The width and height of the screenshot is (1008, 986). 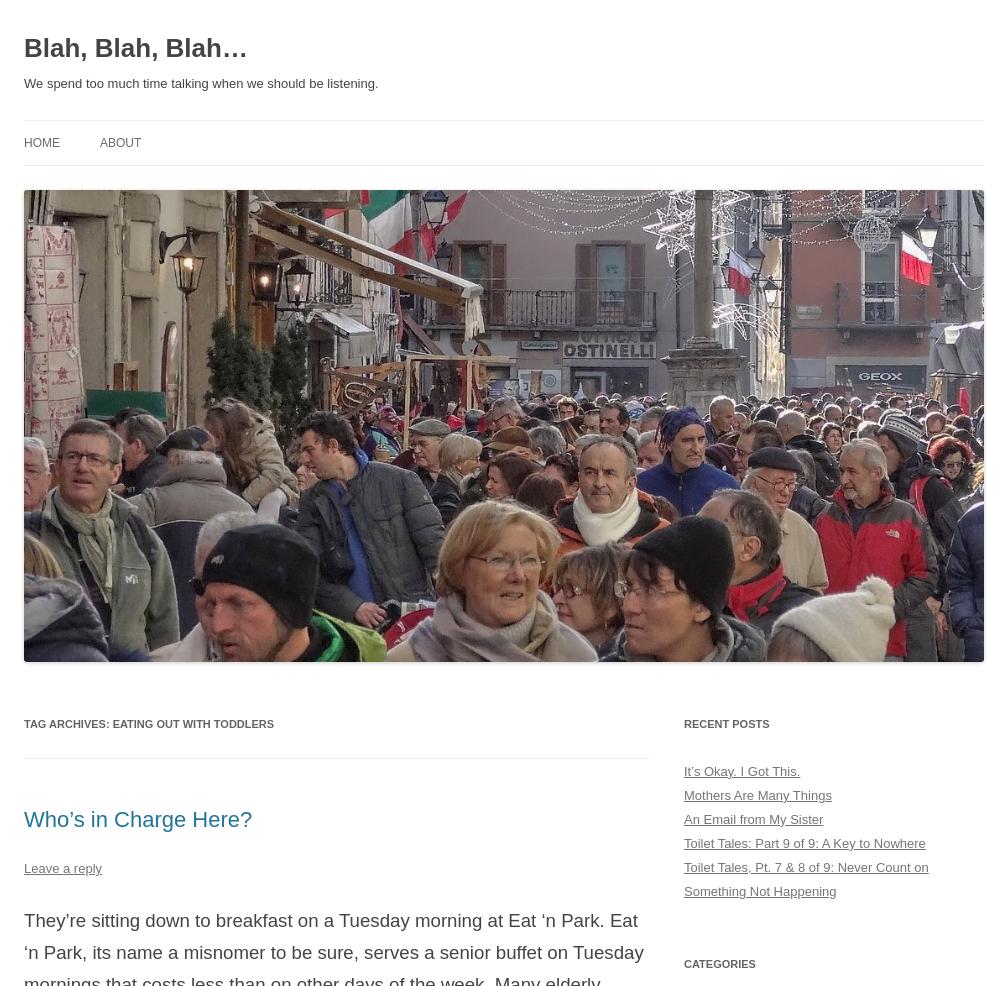 I want to click on 'An Email from My Sister', so click(x=753, y=818).